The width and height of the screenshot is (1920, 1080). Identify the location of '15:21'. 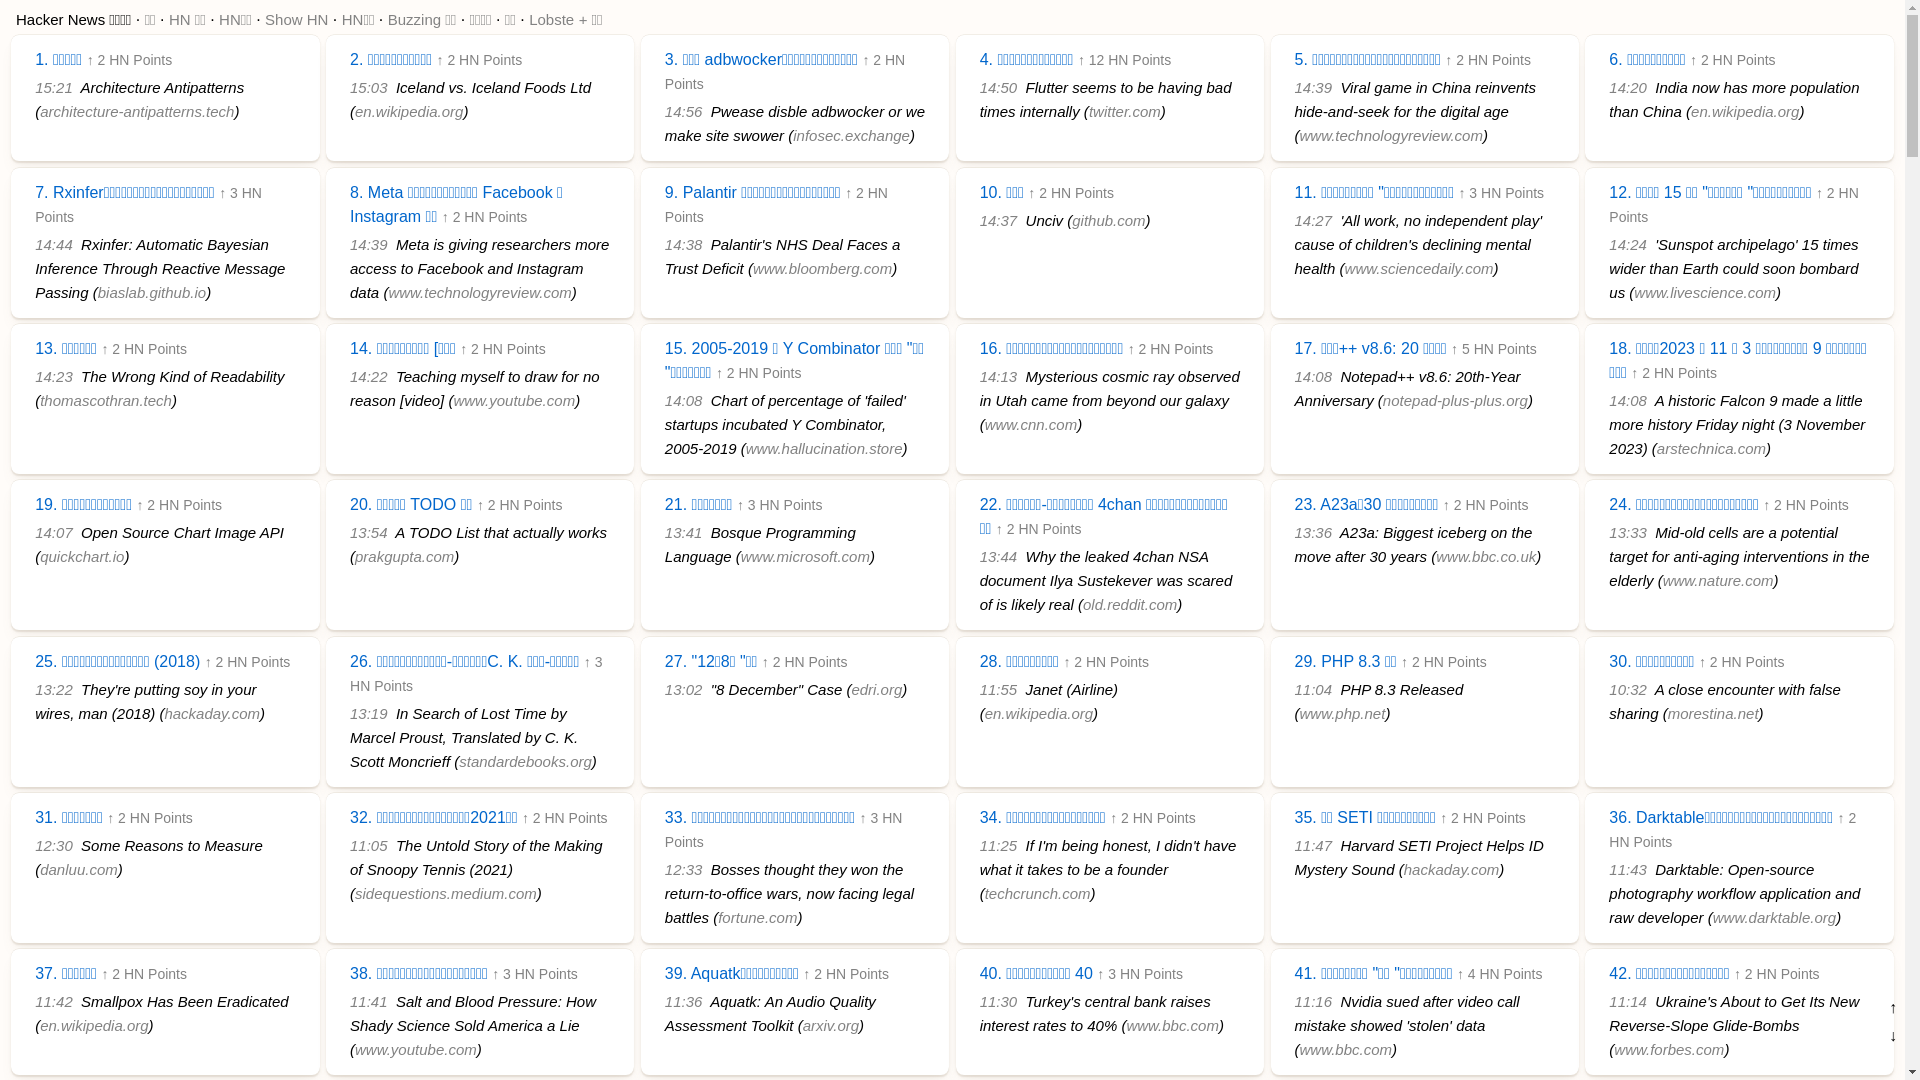
(53, 86).